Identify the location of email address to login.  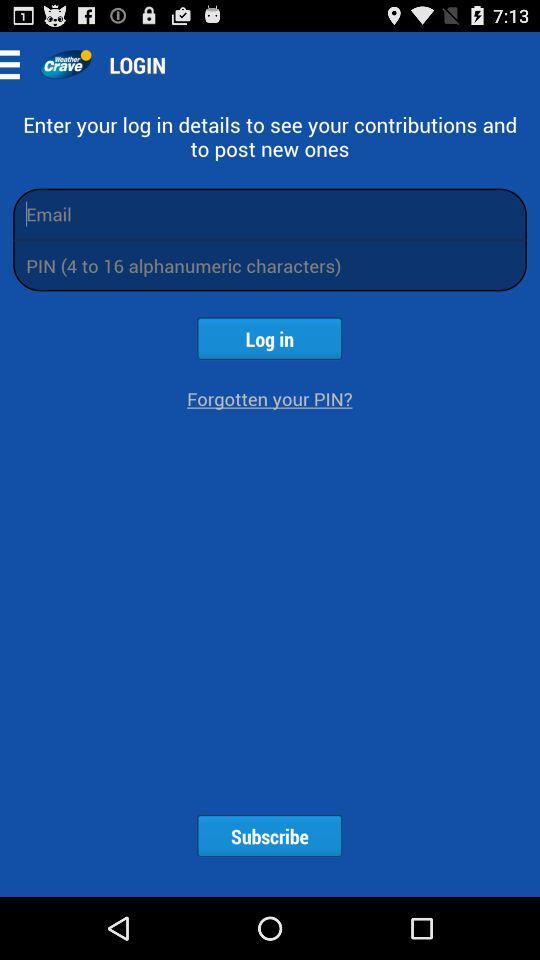
(270, 213).